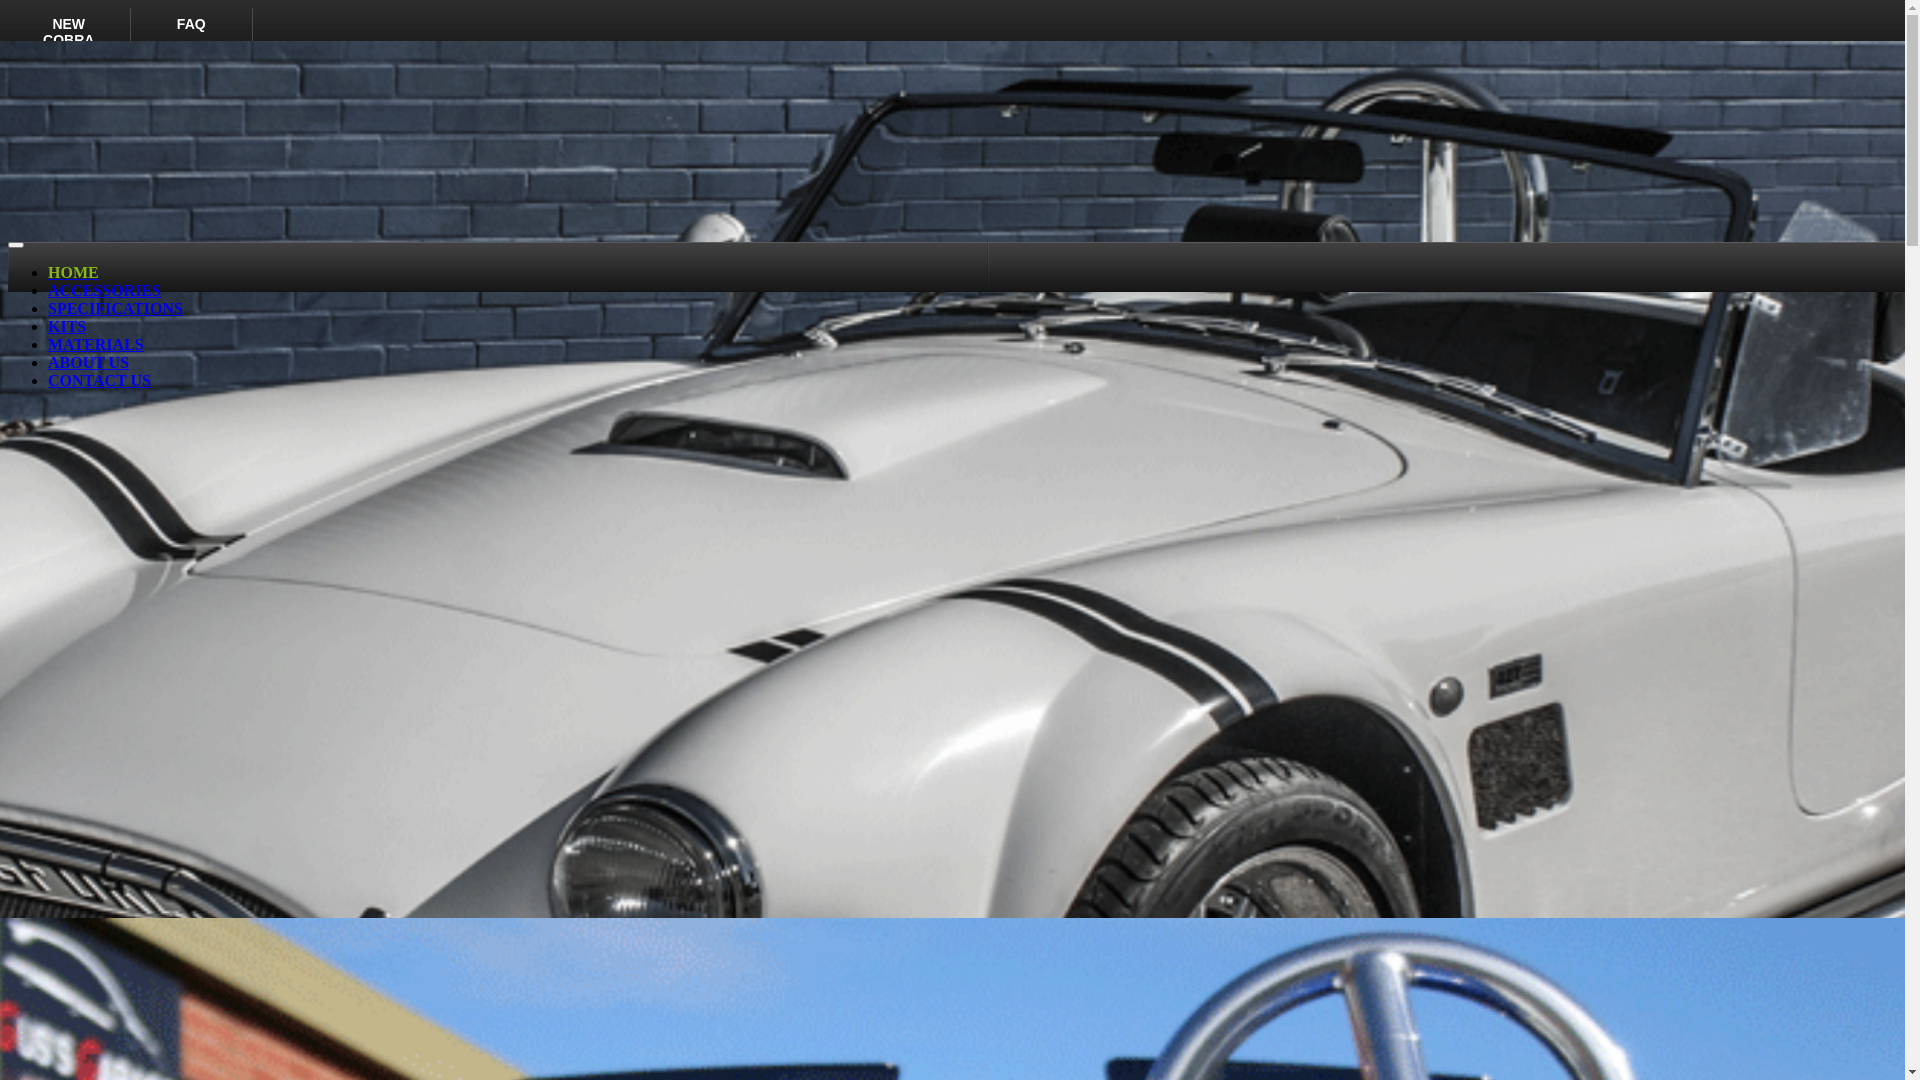 This screenshot has height=1080, width=1920. Describe the element at coordinates (114, 308) in the screenshot. I see `'SPECIFICATIONS'` at that location.